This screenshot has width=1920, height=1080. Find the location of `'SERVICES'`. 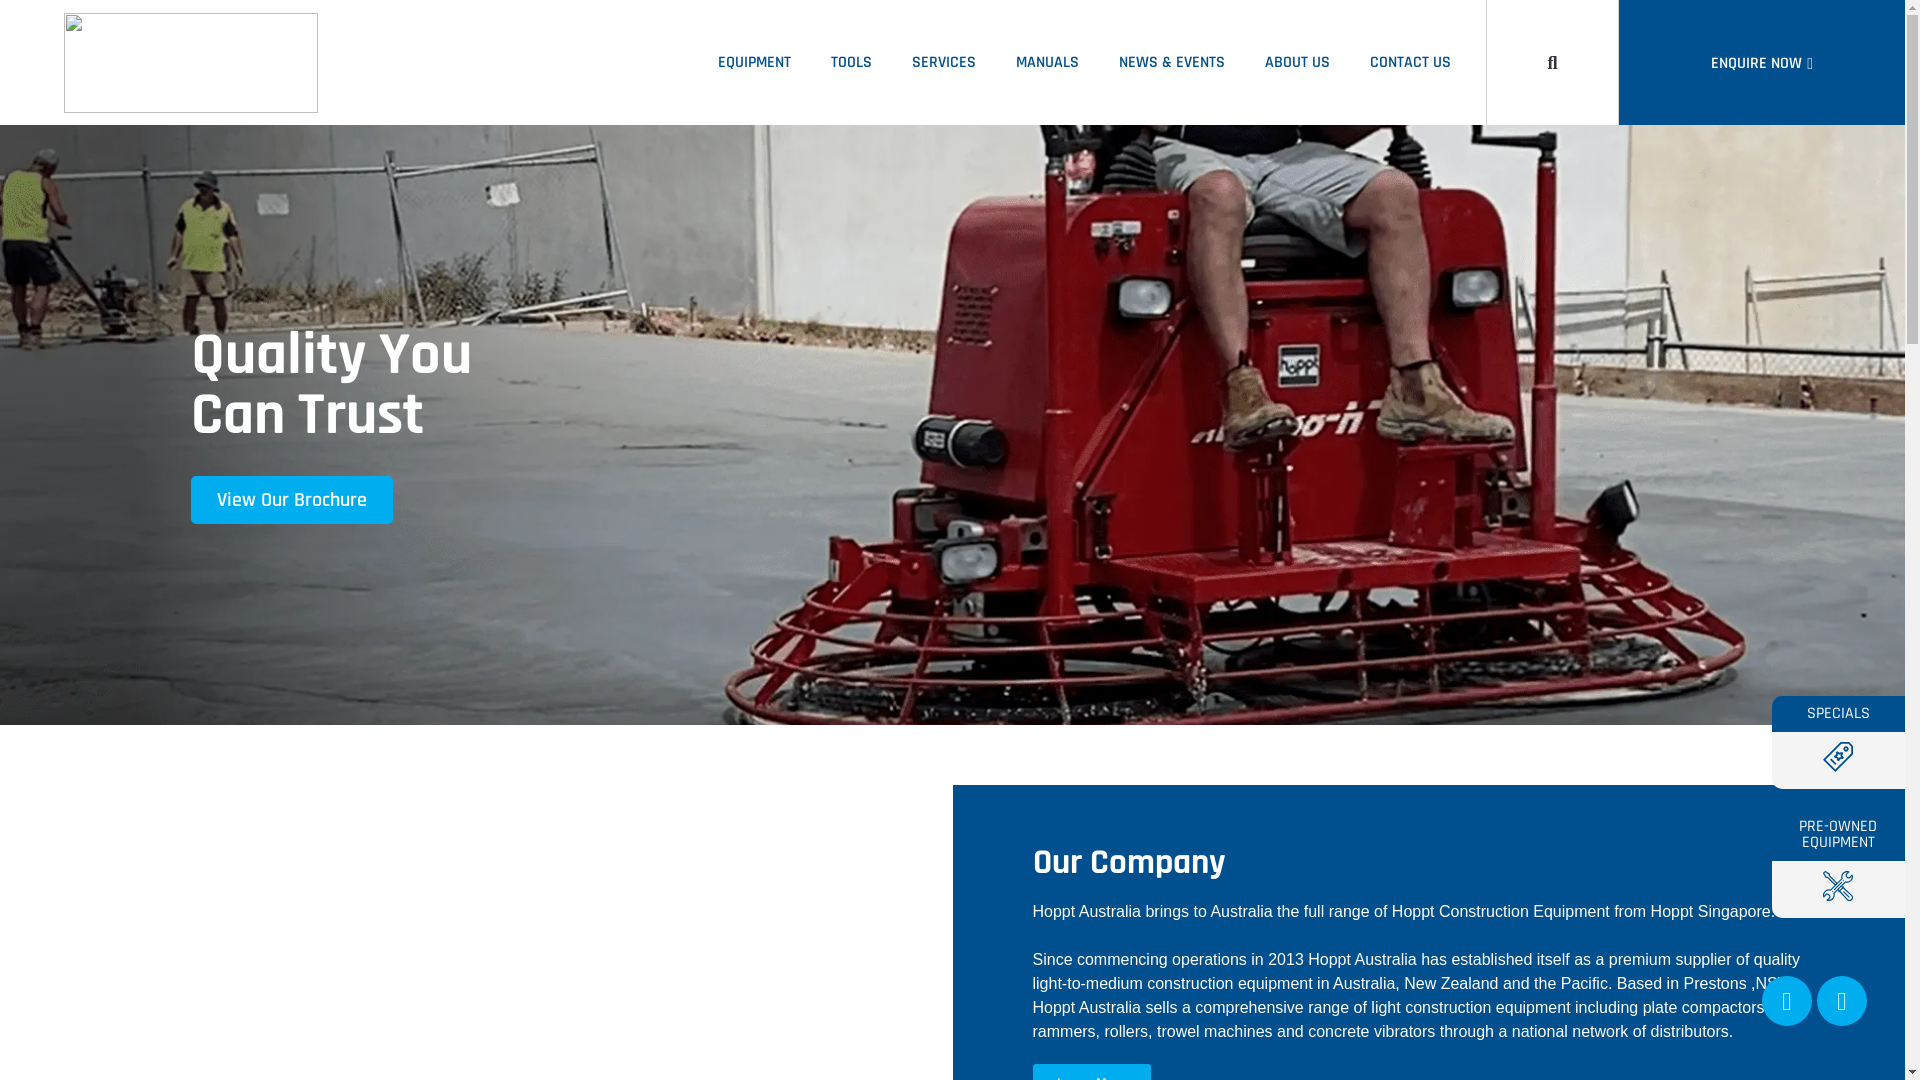

'SERVICES' is located at coordinates (891, 61).